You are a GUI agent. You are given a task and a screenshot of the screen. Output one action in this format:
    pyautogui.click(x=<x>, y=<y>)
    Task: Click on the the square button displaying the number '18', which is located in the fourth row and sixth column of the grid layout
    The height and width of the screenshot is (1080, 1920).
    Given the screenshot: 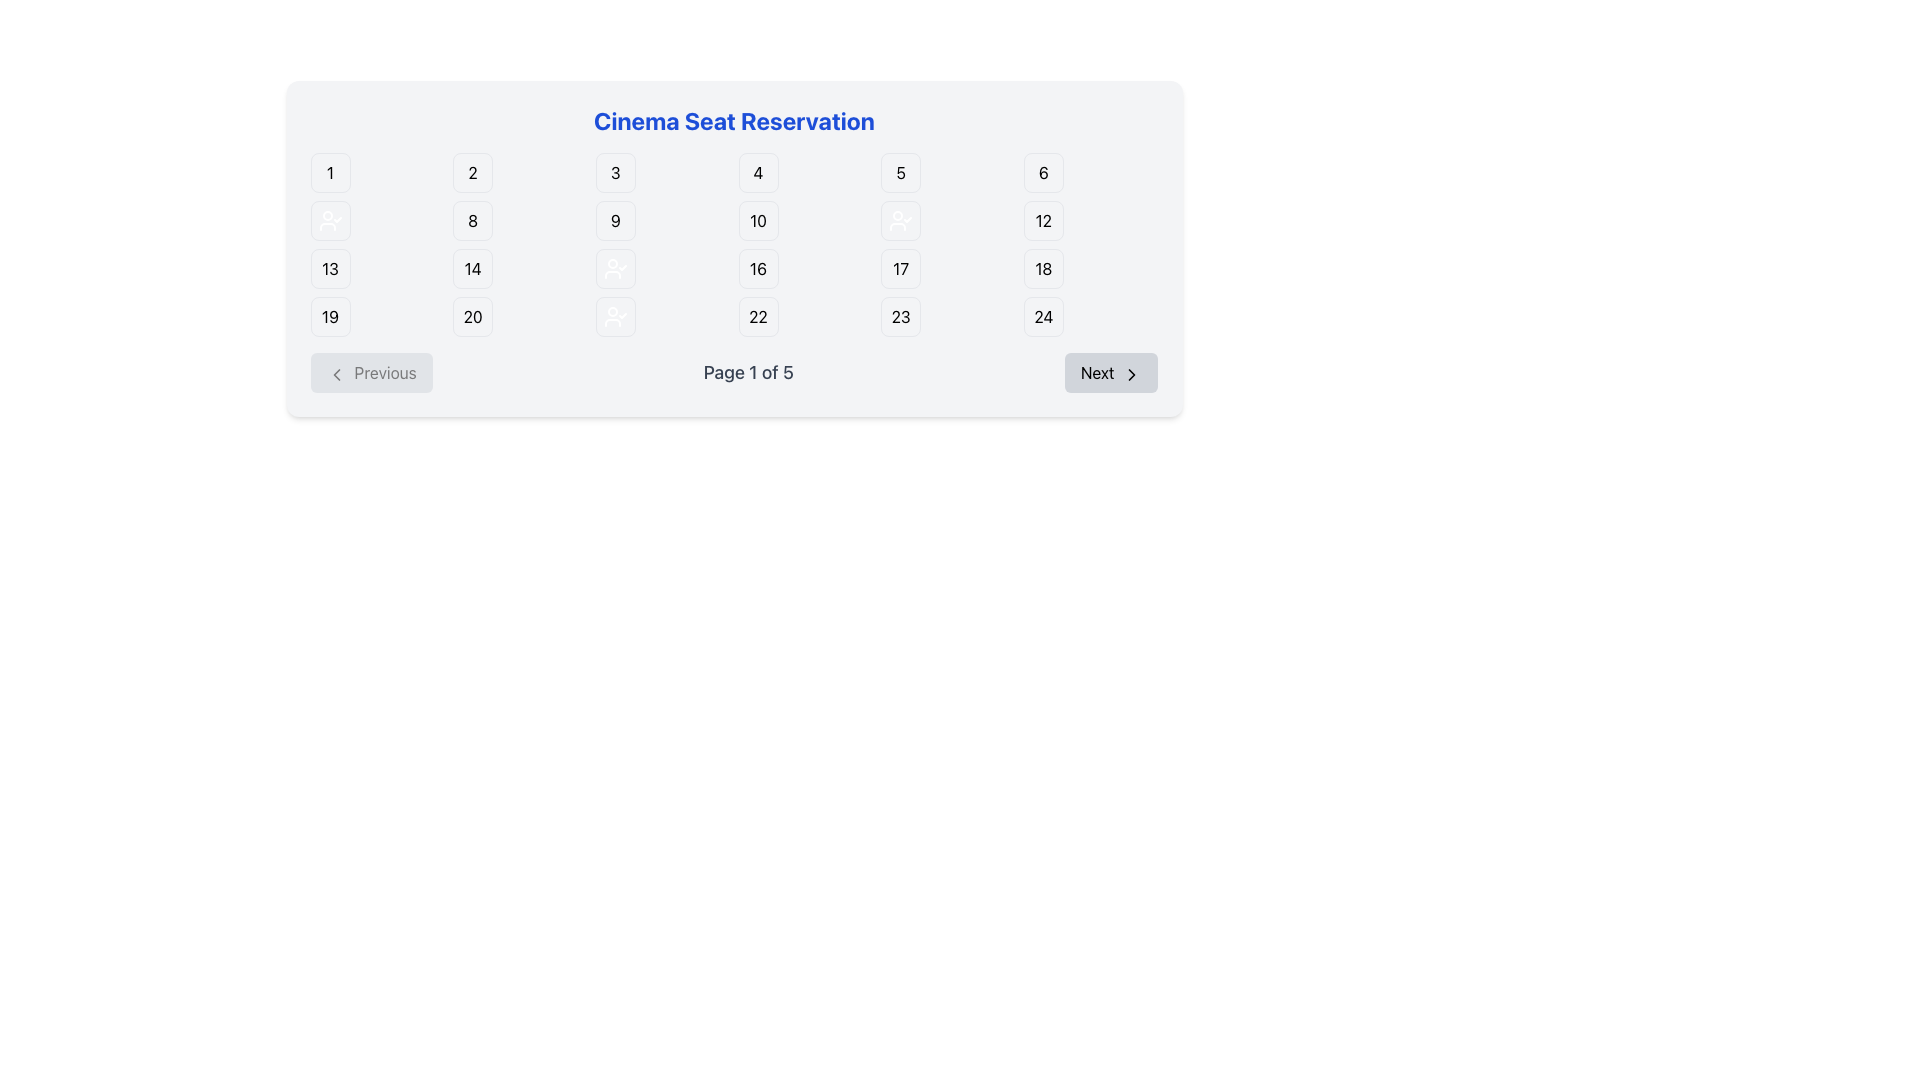 What is the action you would take?
    pyautogui.click(x=1042, y=268)
    